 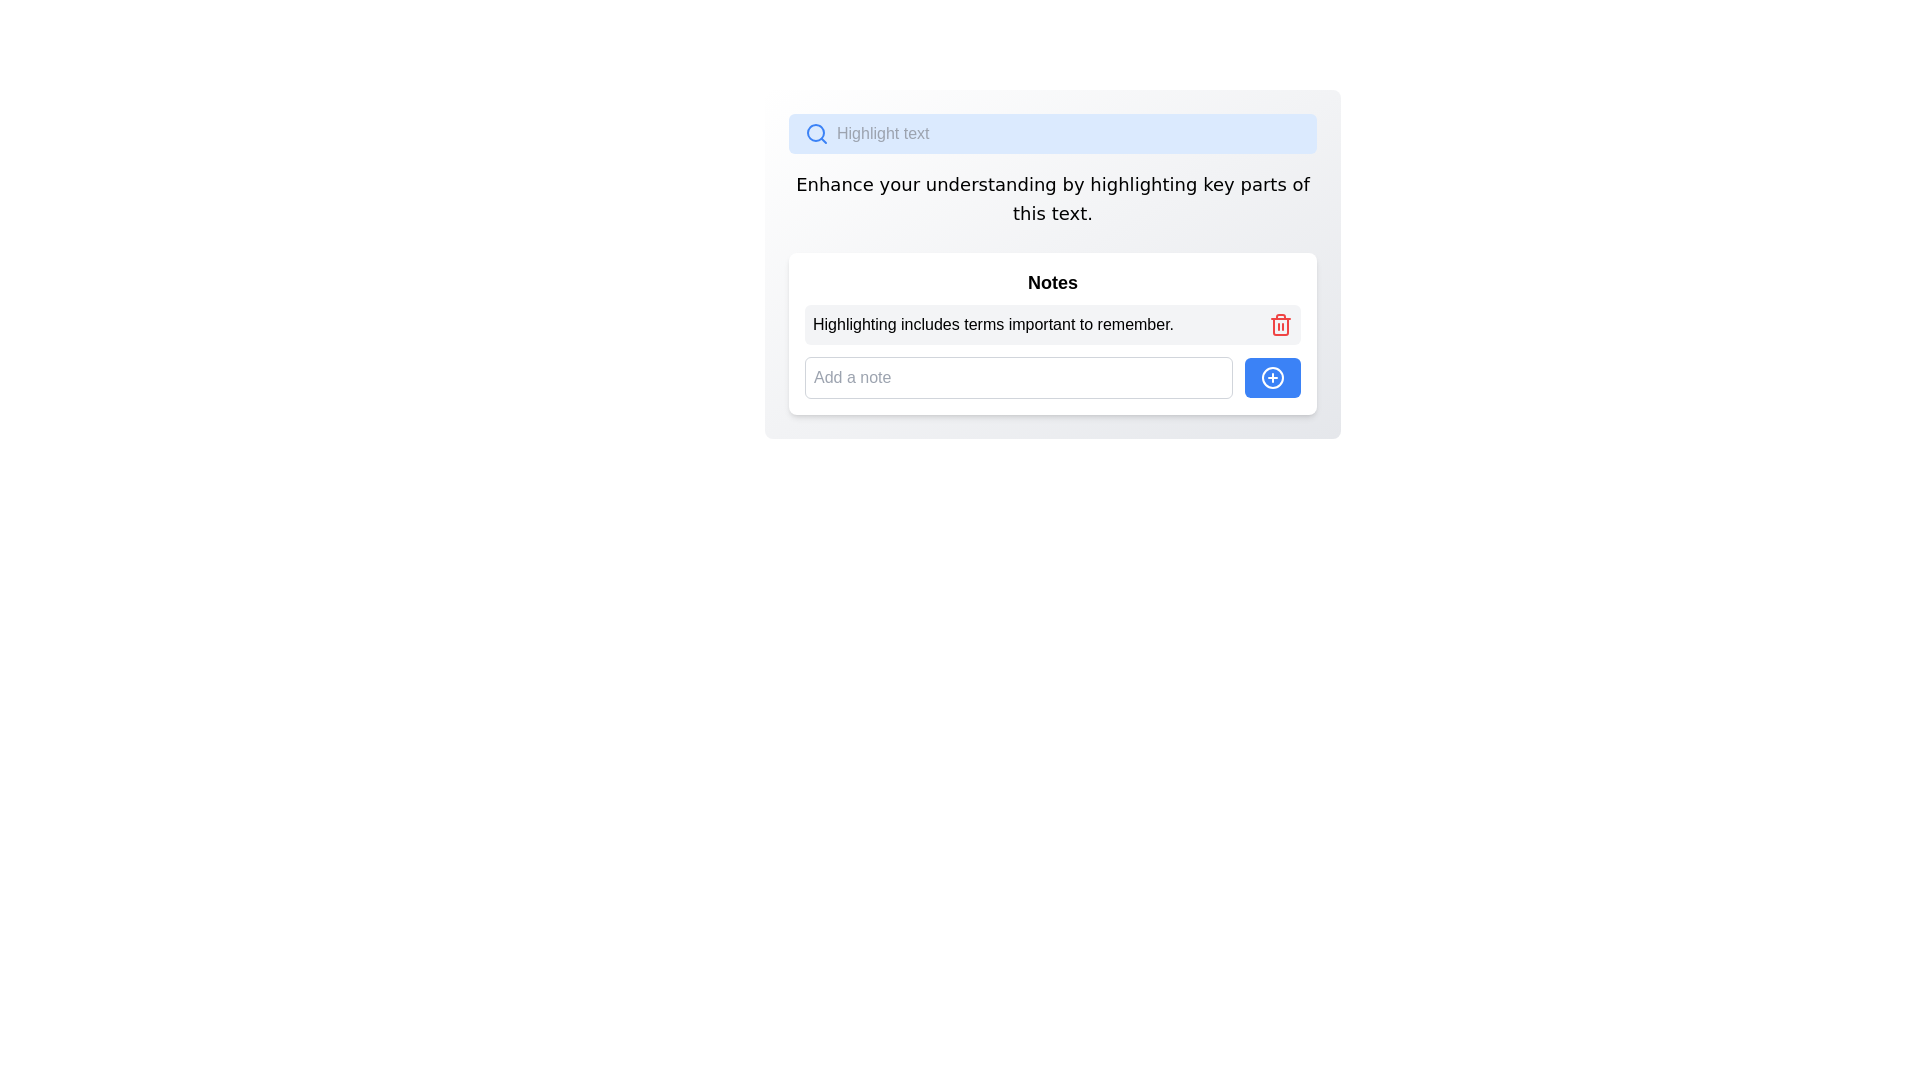 I want to click on the small lowercase 's' character in the word 'this' within the sentence 'Enhance your understanding by highlighting key parts of this text.', so click(x=1040, y=213).